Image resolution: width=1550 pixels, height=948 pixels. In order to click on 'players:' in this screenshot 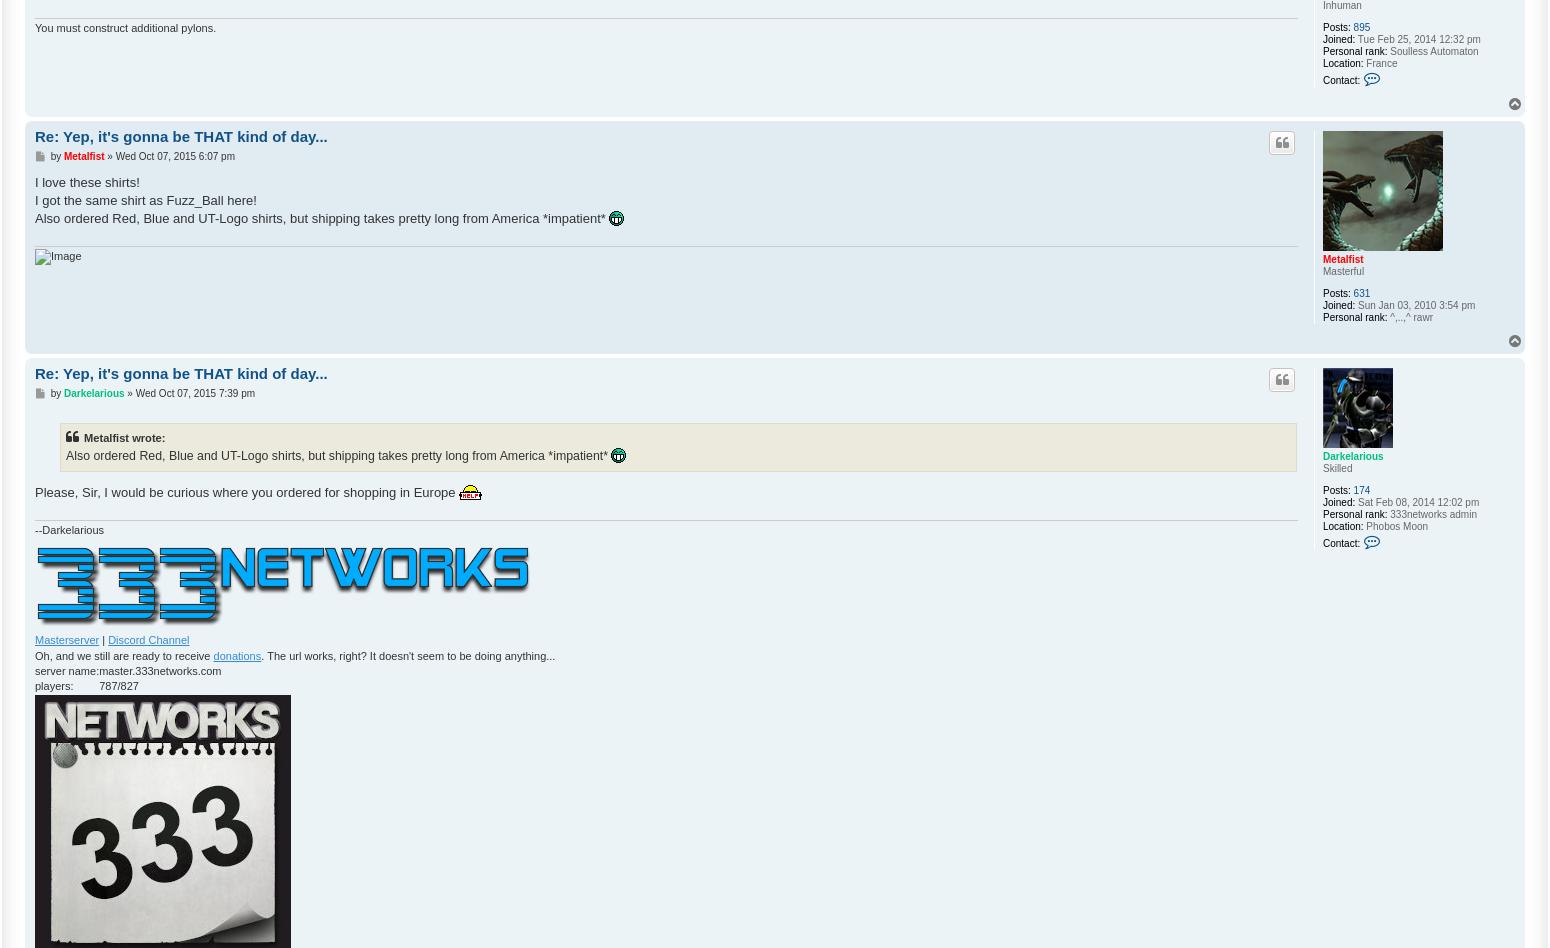, I will do `click(52, 684)`.